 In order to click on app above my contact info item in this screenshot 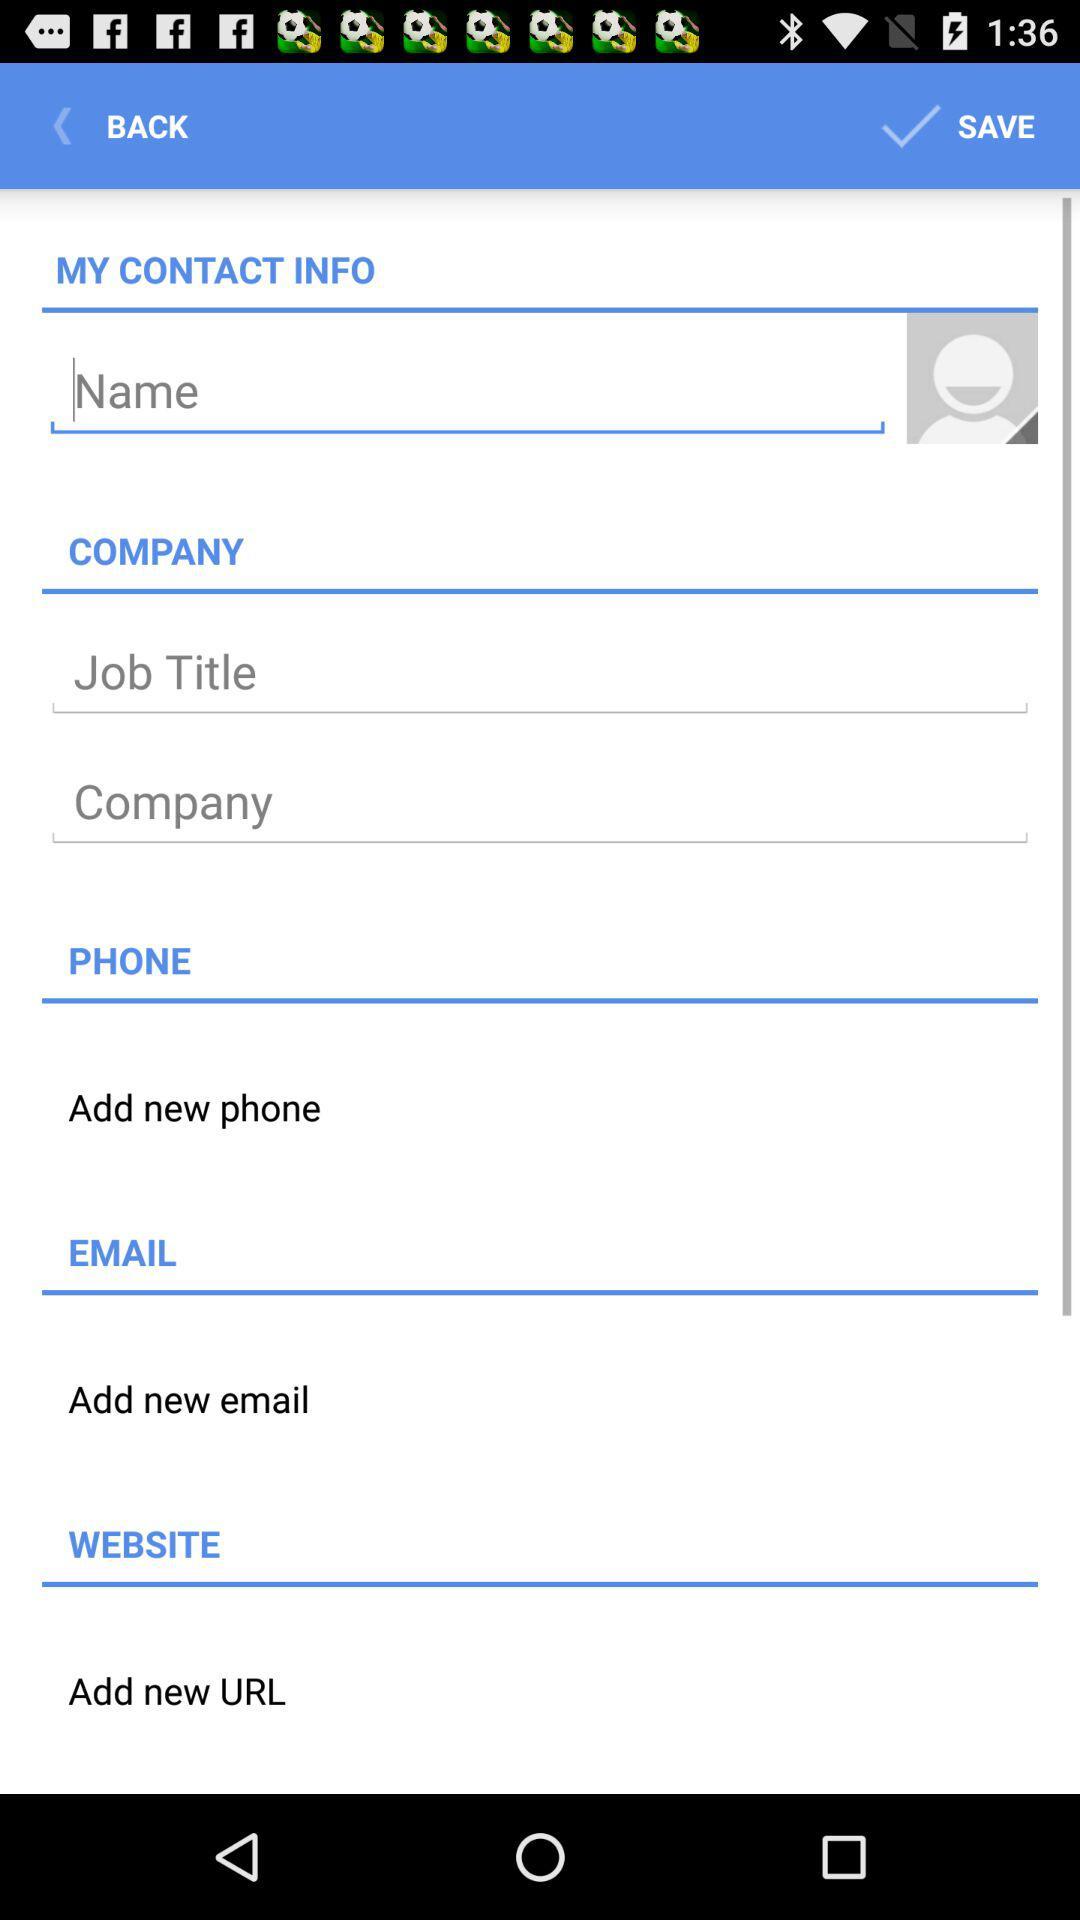, I will do `click(126, 124)`.